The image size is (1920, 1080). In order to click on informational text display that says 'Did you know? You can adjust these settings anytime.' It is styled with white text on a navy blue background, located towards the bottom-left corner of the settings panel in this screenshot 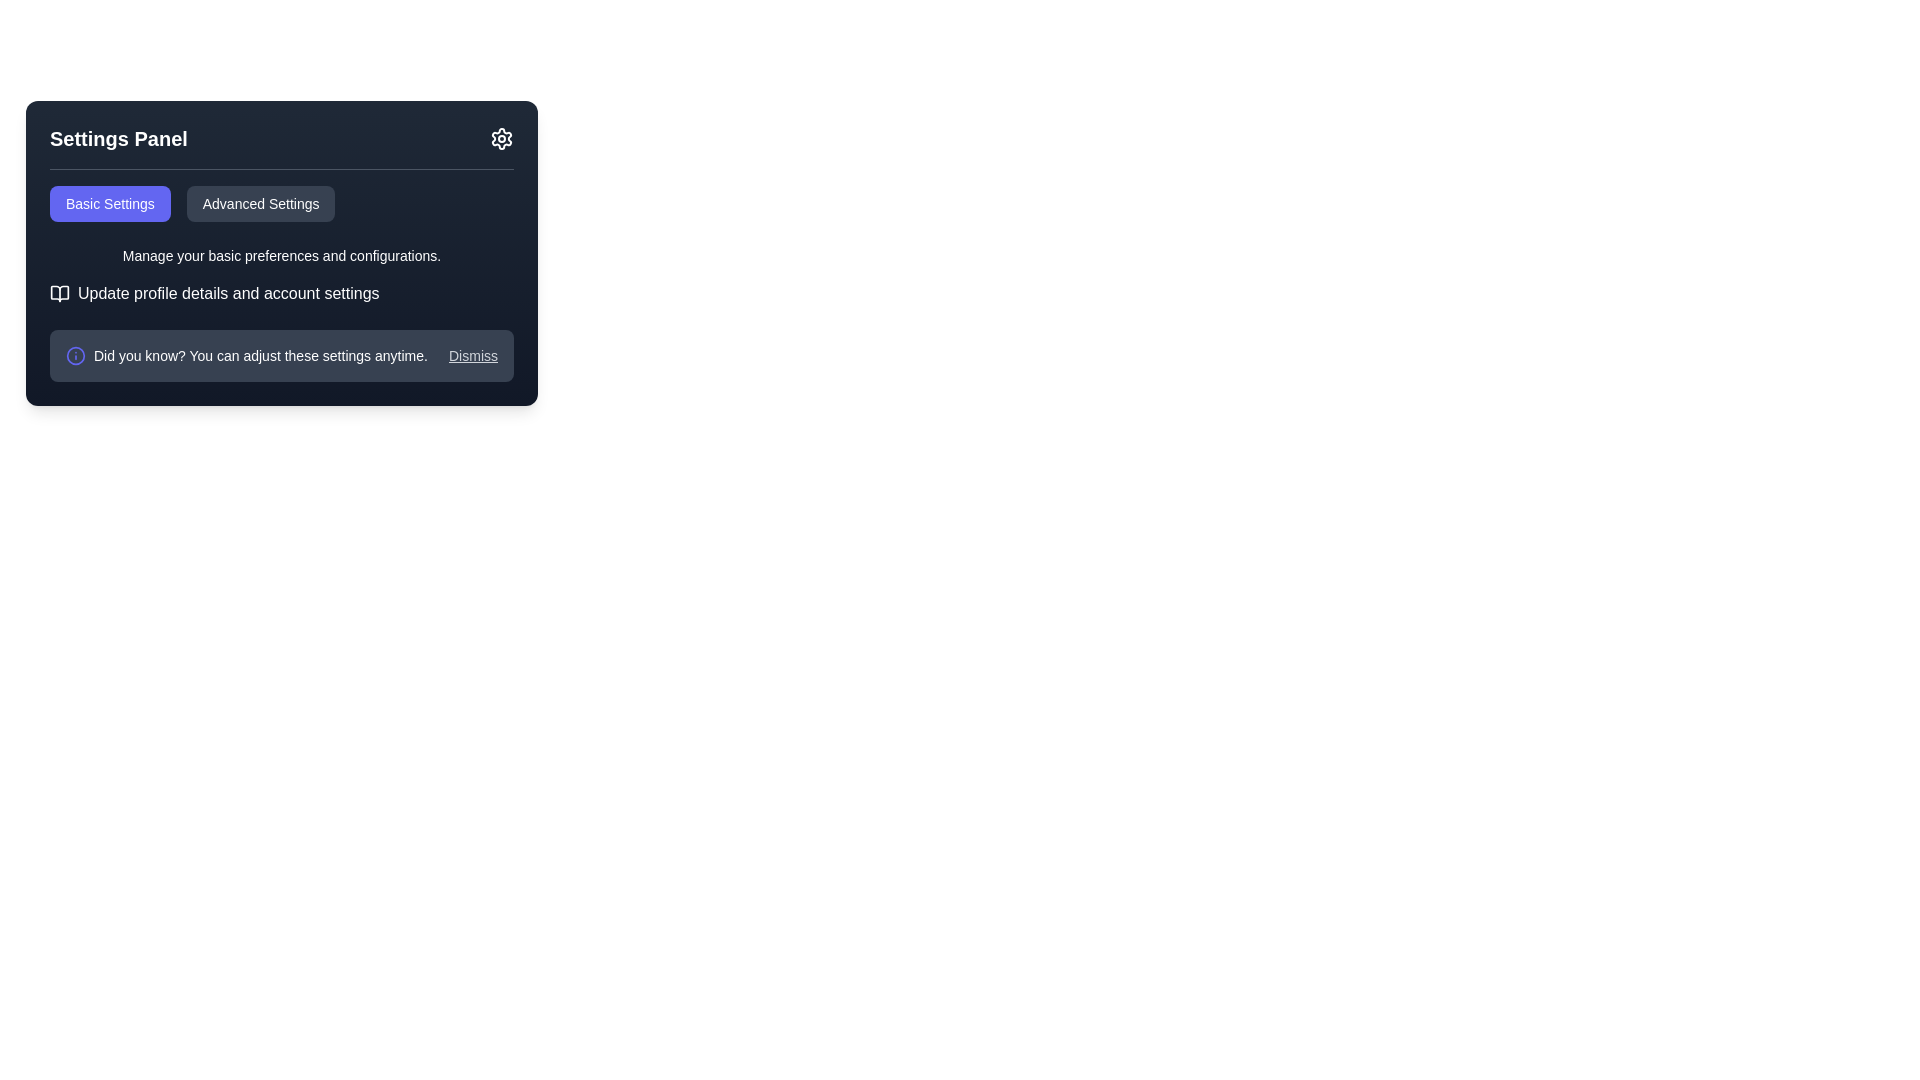, I will do `click(259, 354)`.